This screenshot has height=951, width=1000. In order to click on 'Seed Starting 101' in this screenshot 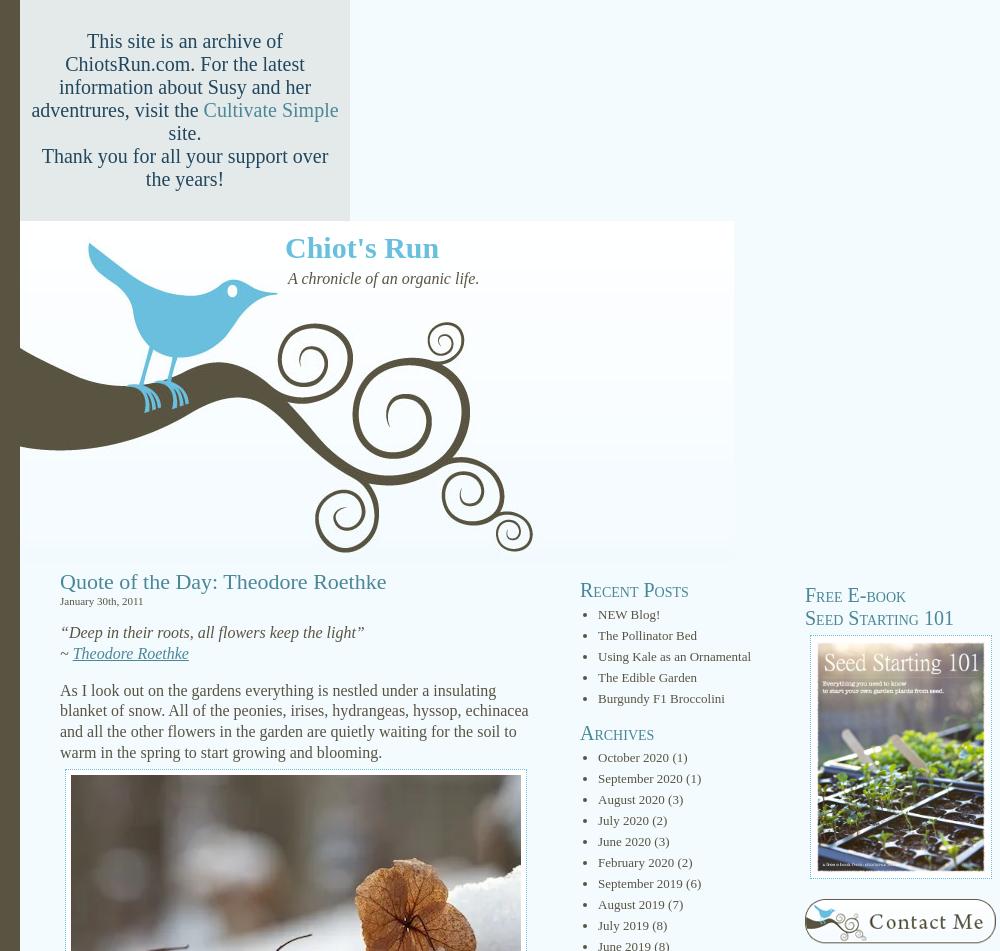, I will do `click(805, 616)`.